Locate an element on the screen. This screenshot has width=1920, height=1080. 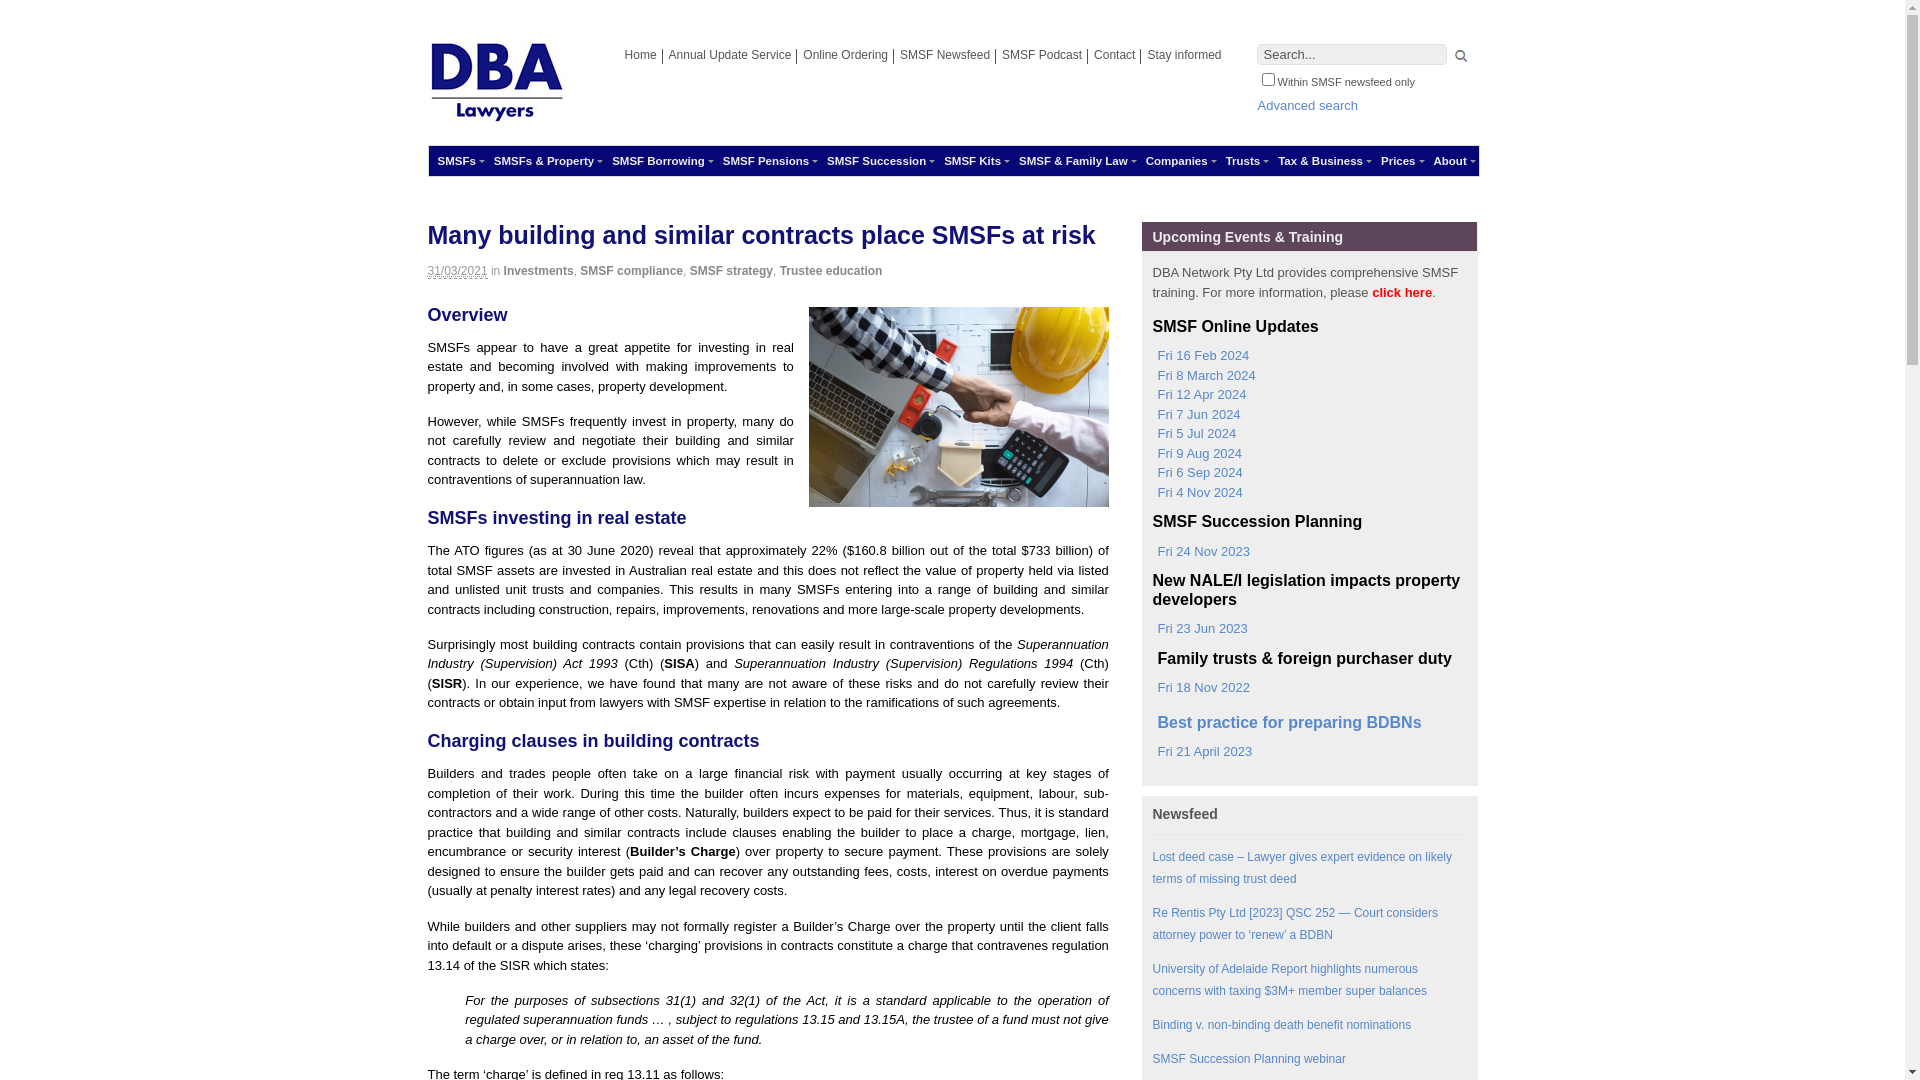
'SMSF Kits' is located at coordinates (972, 160).